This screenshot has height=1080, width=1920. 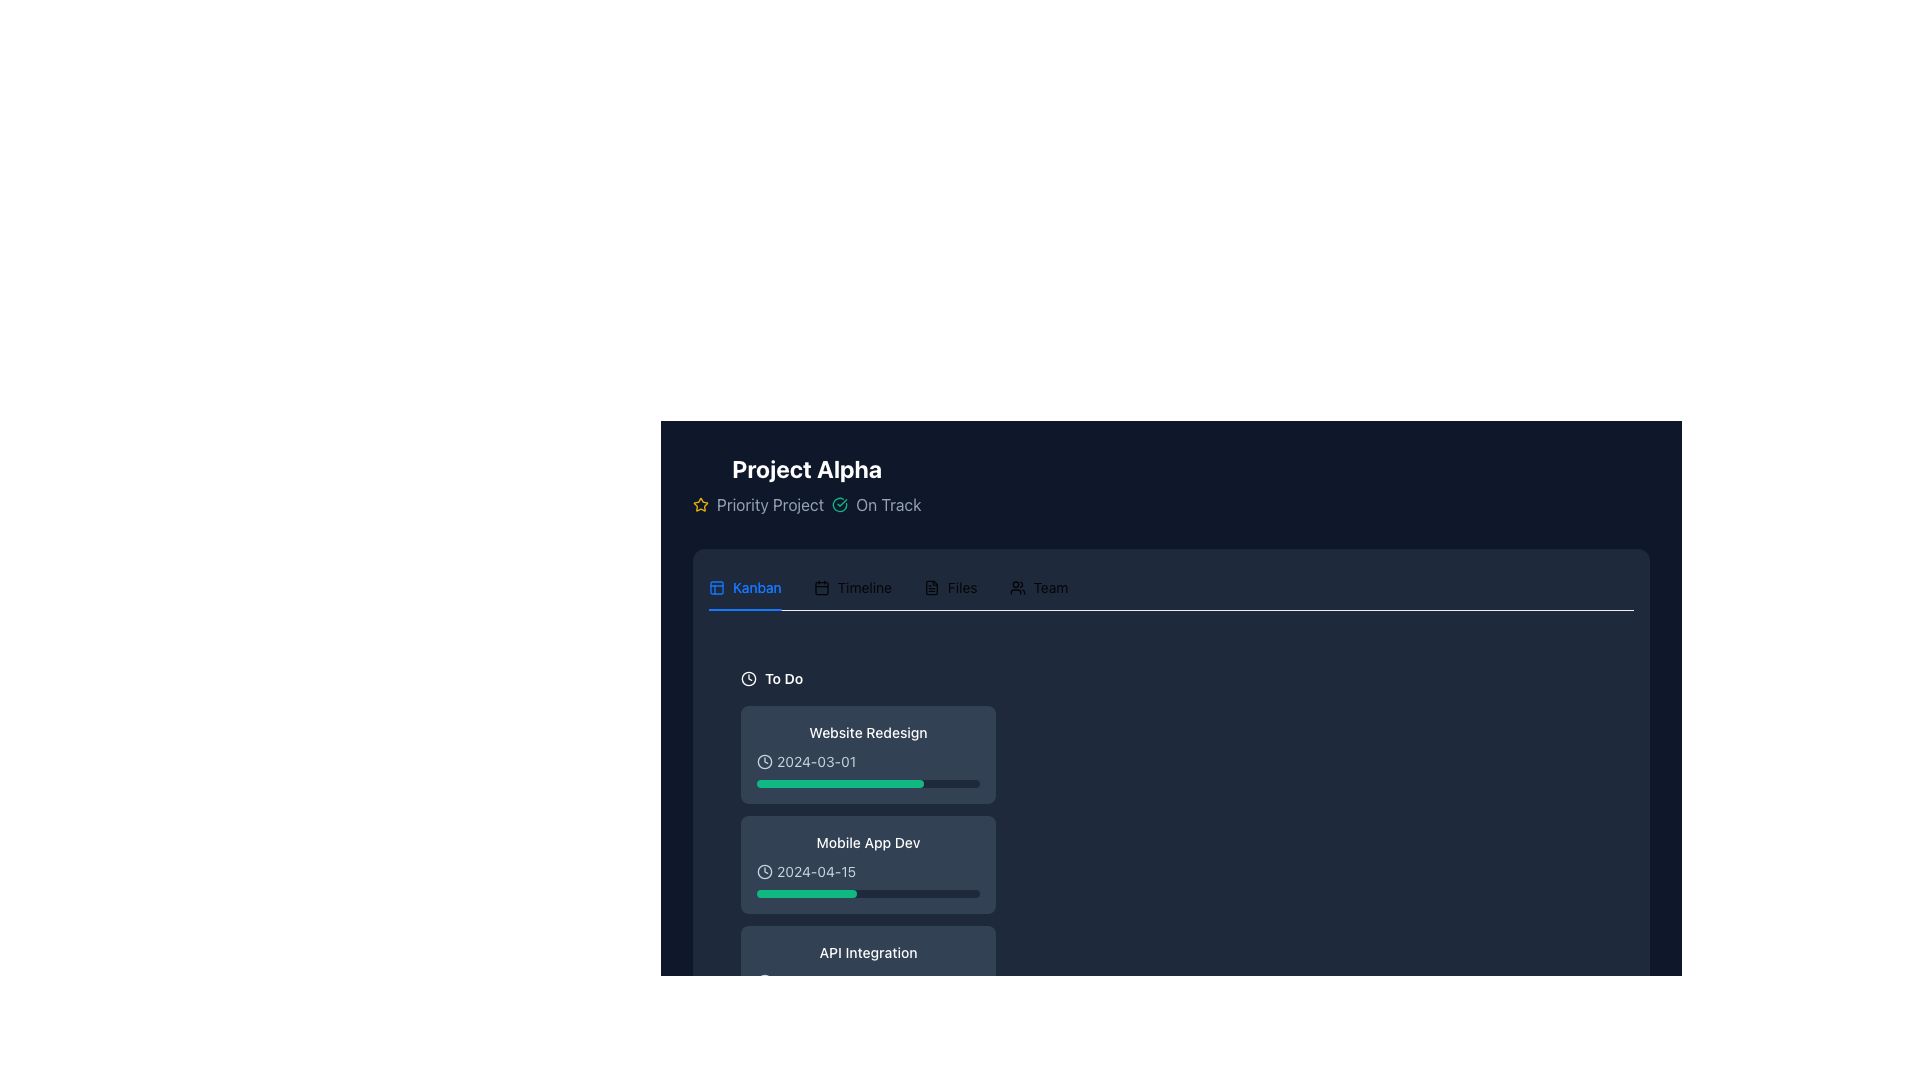 I want to click on the 'Kanban' tab, which is the leftmost tab in the row, featuring bold blue text and a minimalistic panel icon, so click(x=744, y=586).